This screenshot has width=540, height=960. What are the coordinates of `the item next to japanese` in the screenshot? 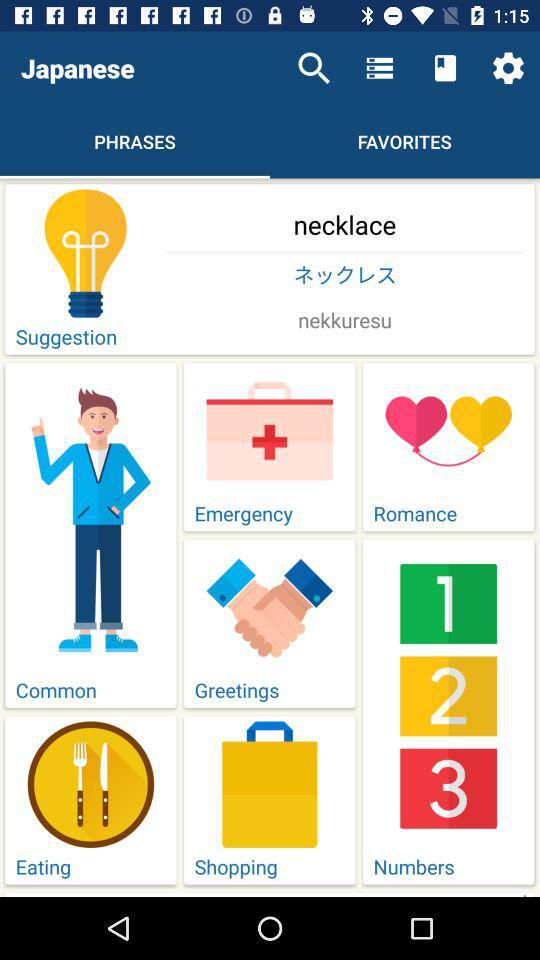 It's located at (314, 68).